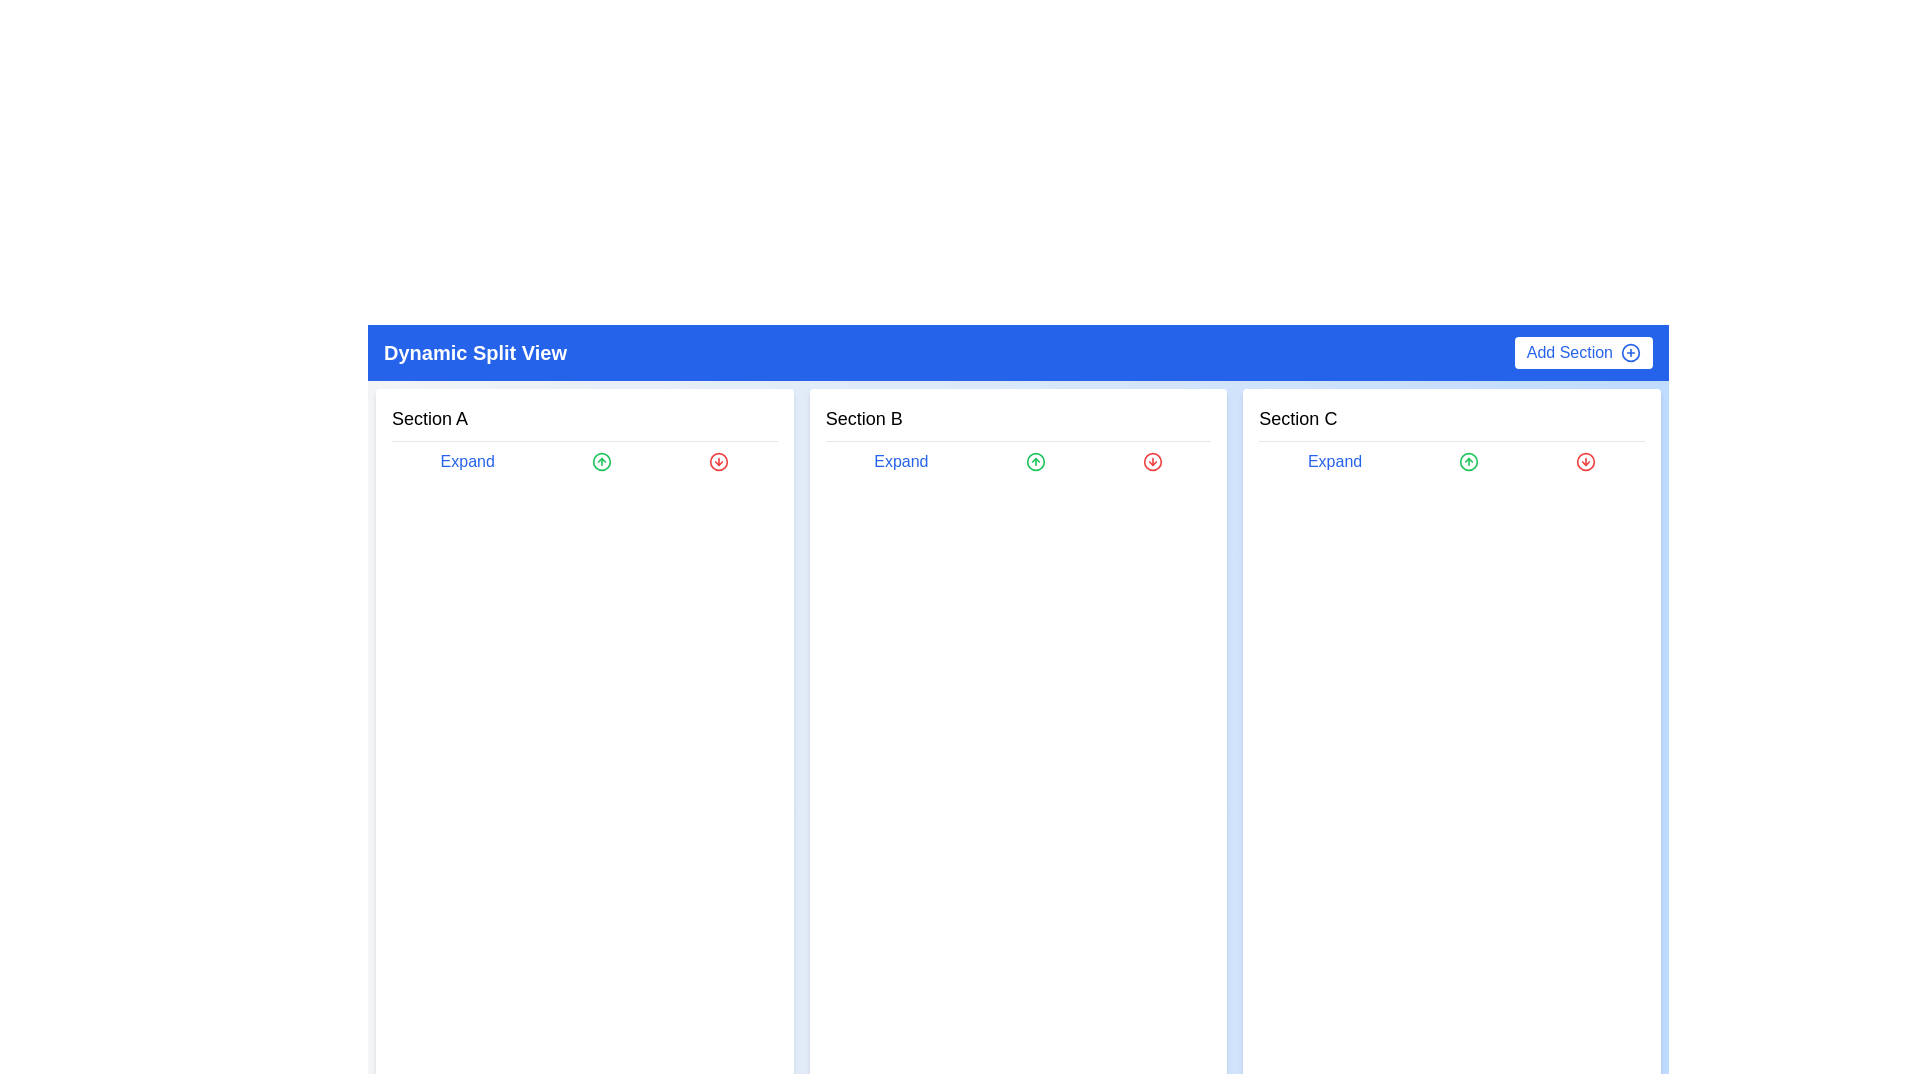 The width and height of the screenshot is (1920, 1080). Describe the element at coordinates (1582, 352) in the screenshot. I see `the 'Add Section' button located in the top right corner of the blue bar labeled 'Dynamic Split View'` at that location.